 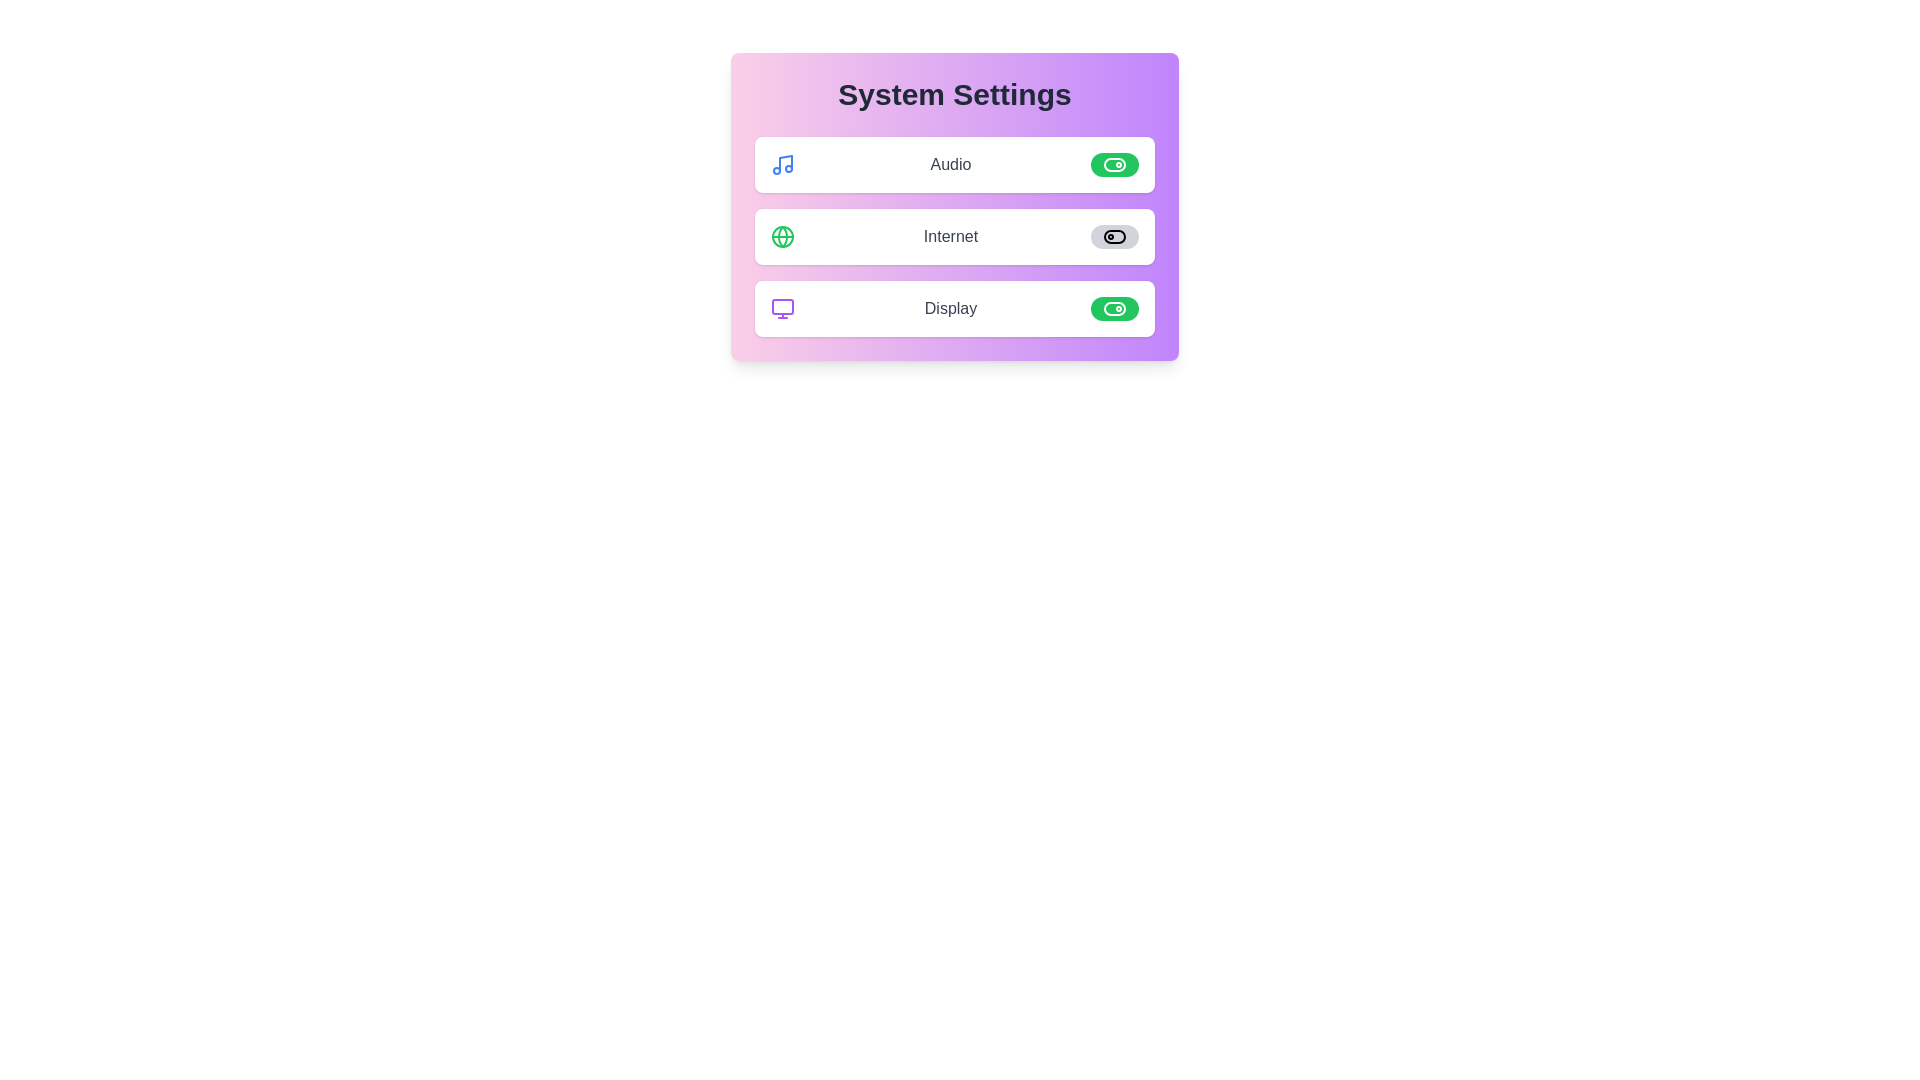 What do you see at coordinates (1113, 235) in the screenshot?
I see `the toggle switch in the 'Internet' section of the 'System Settings' dialog` at bounding box center [1113, 235].